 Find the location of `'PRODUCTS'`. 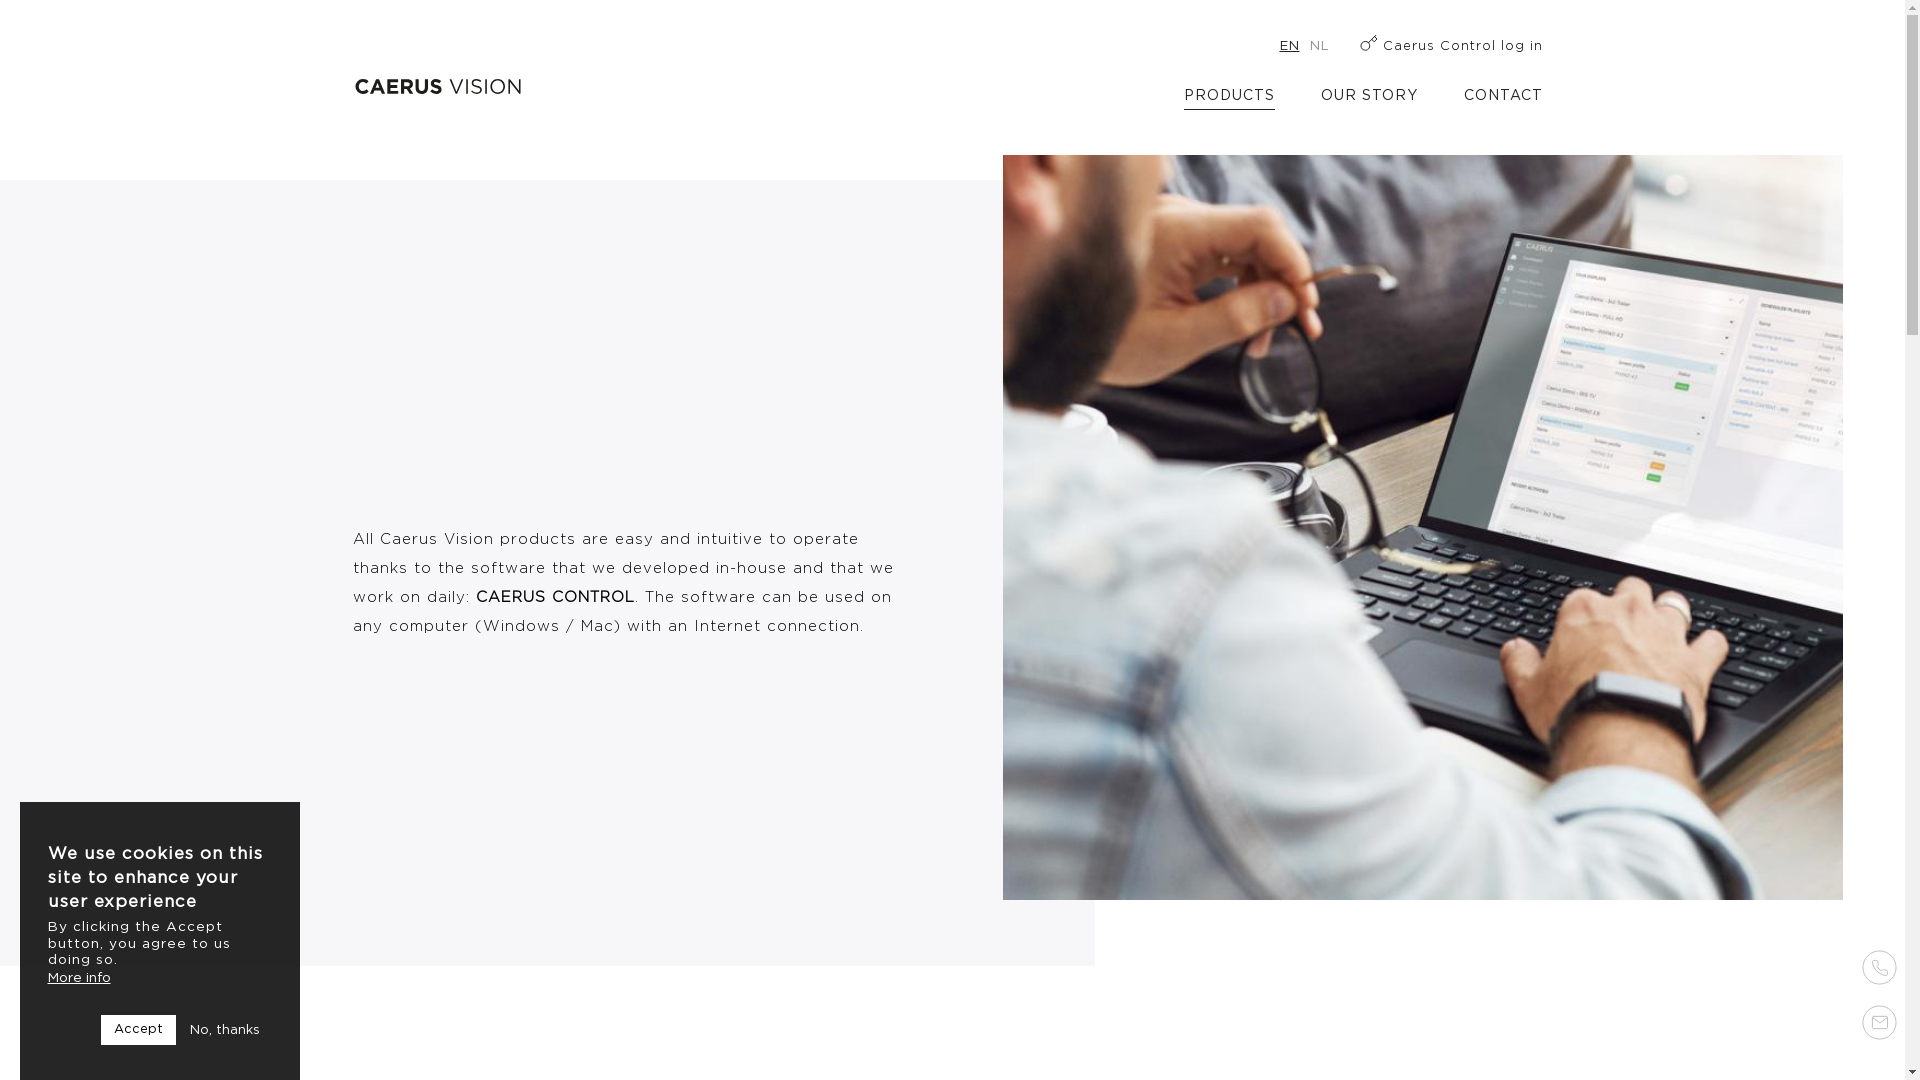

'PRODUCTS' is located at coordinates (1228, 100).